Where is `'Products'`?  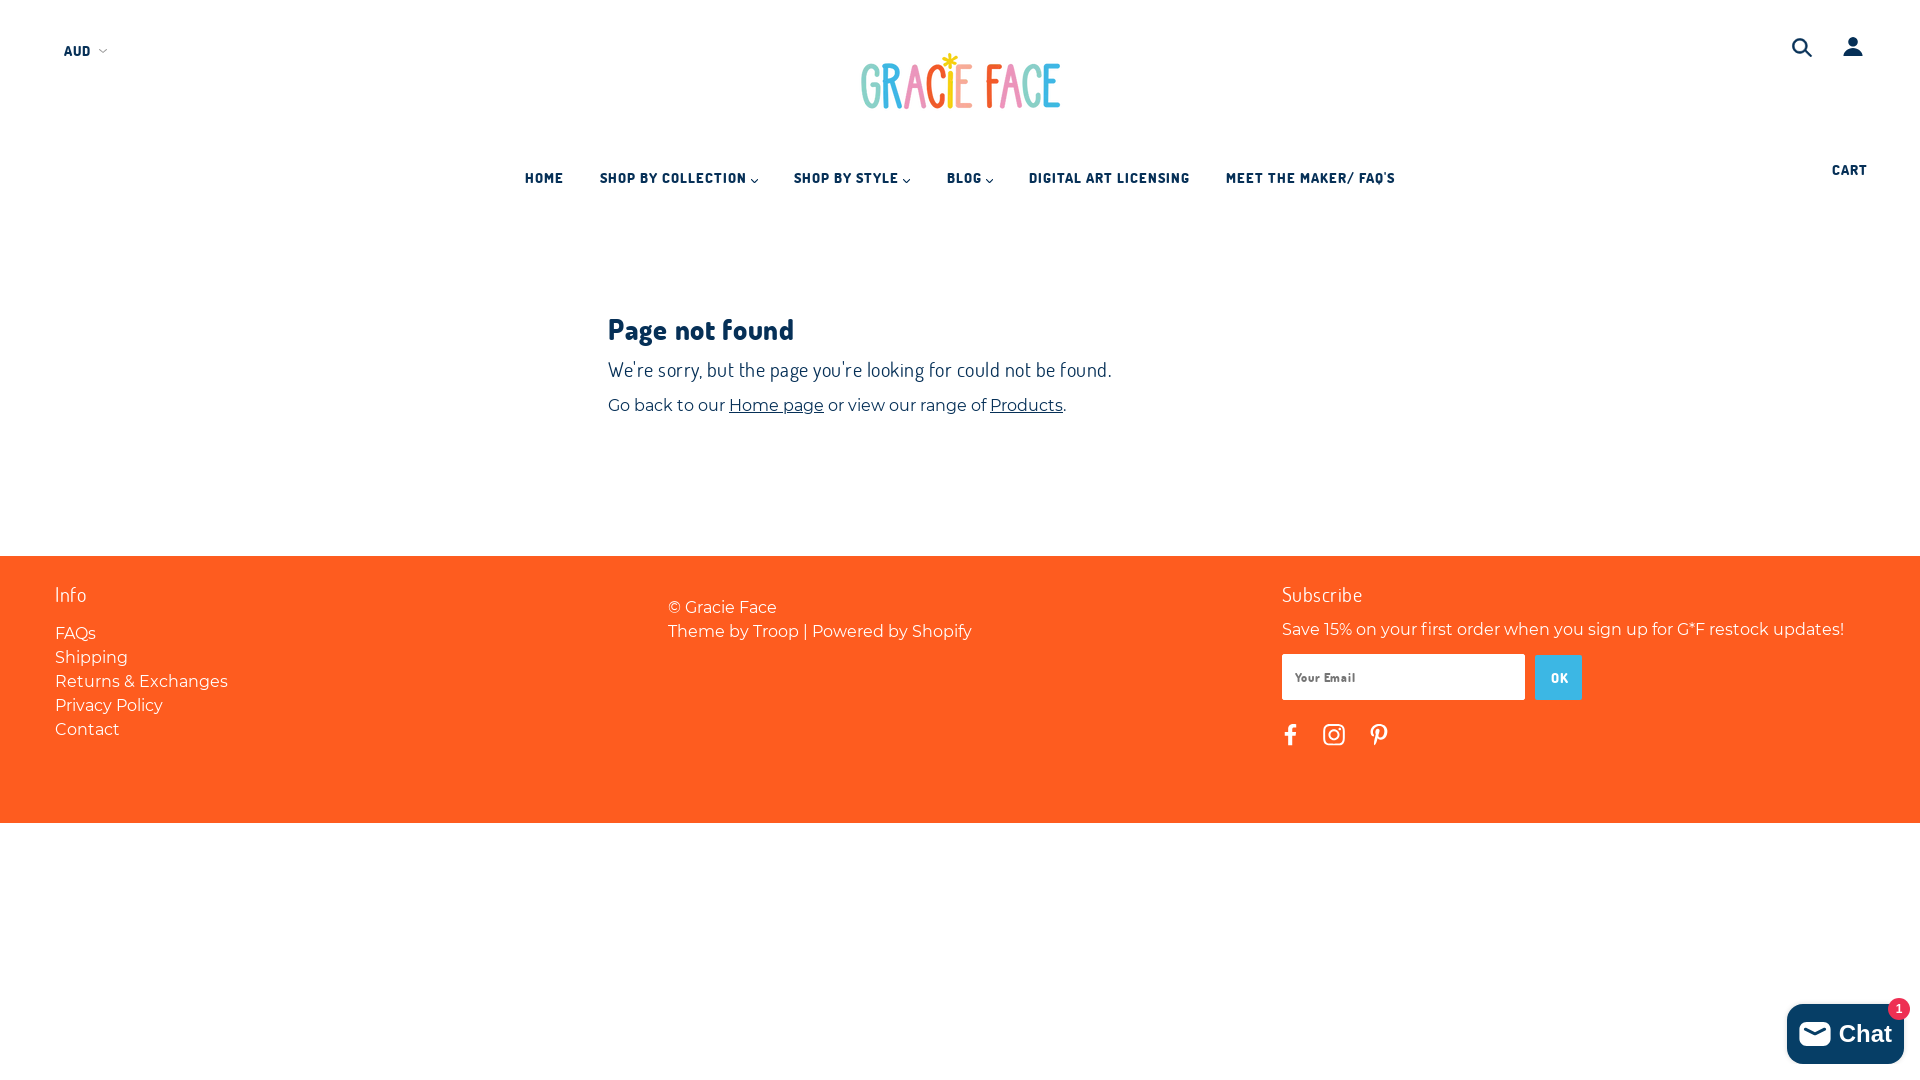 'Products' is located at coordinates (1026, 405).